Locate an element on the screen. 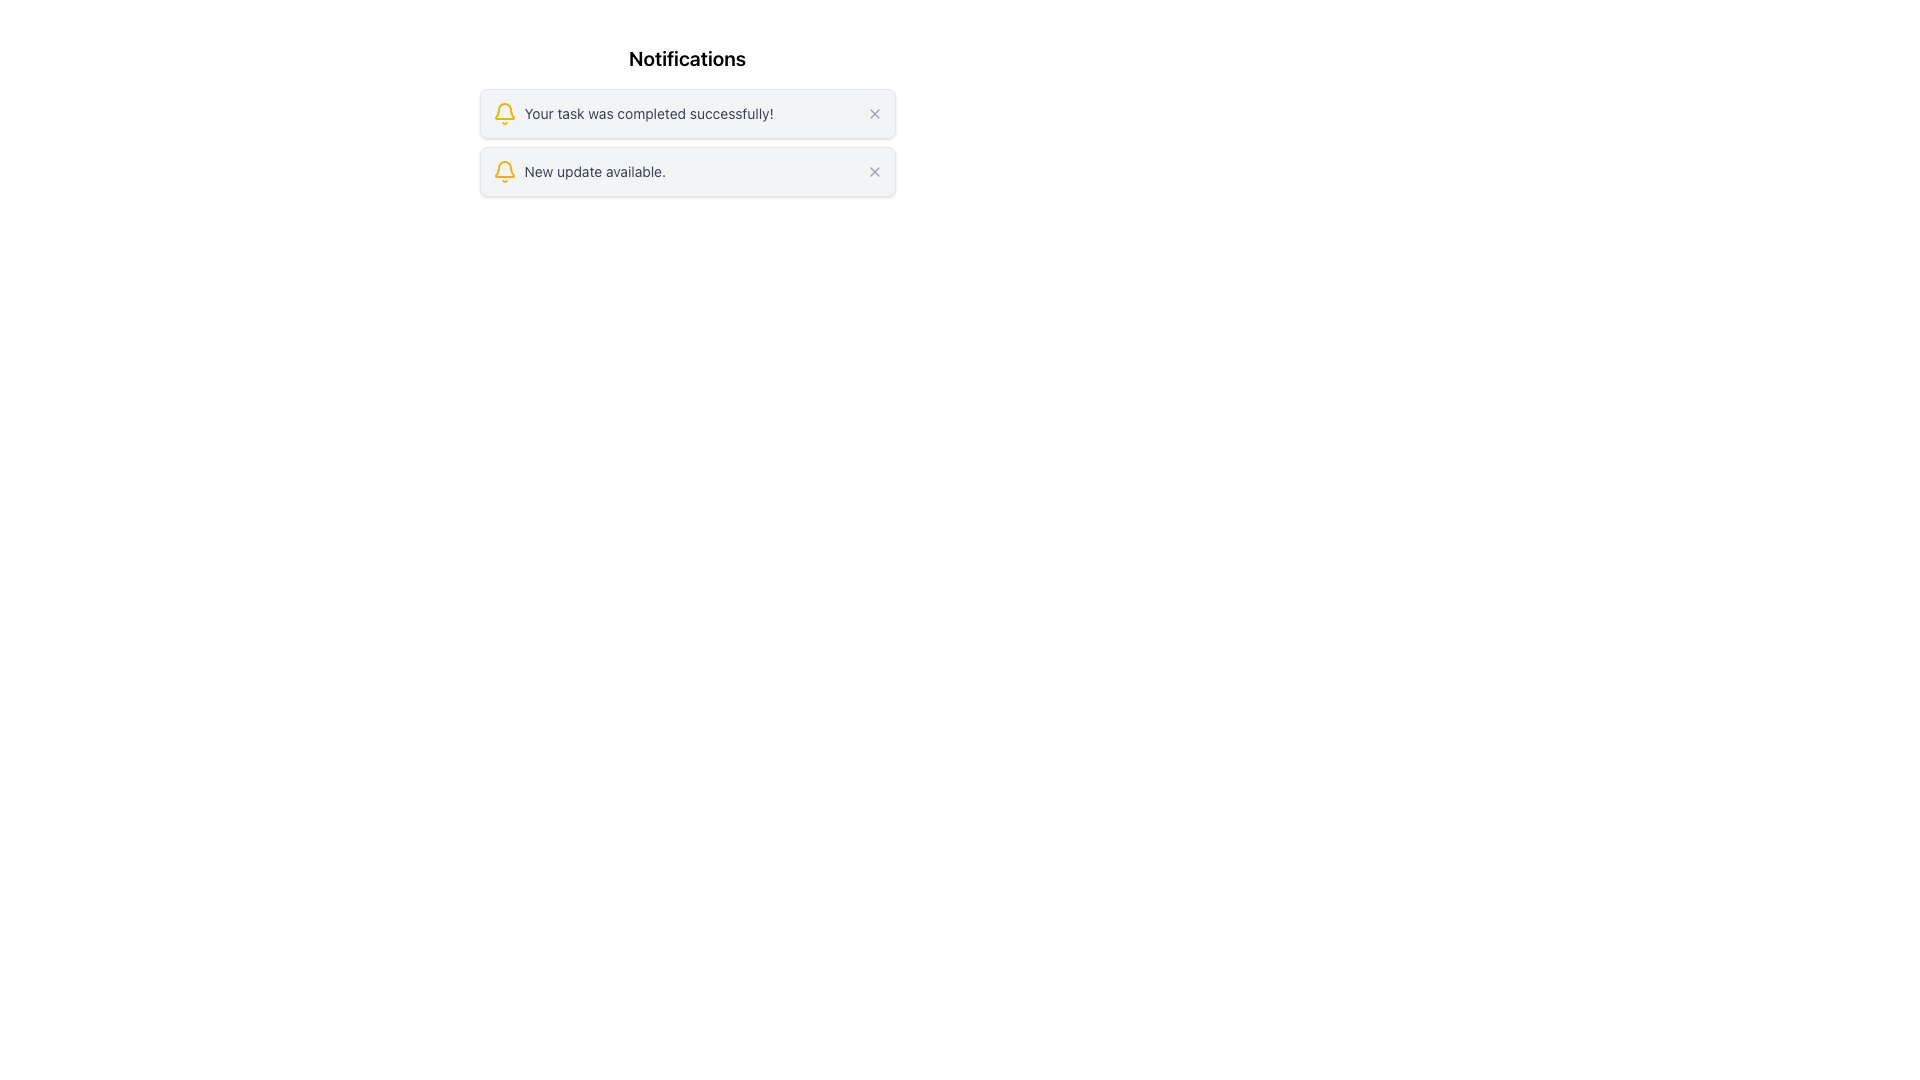  notification message displaying 'New update available.' which is styled in gray color and positioned to the right of a yellow bell icon in the second notification of a vertical list is located at coordinates (594, 171).